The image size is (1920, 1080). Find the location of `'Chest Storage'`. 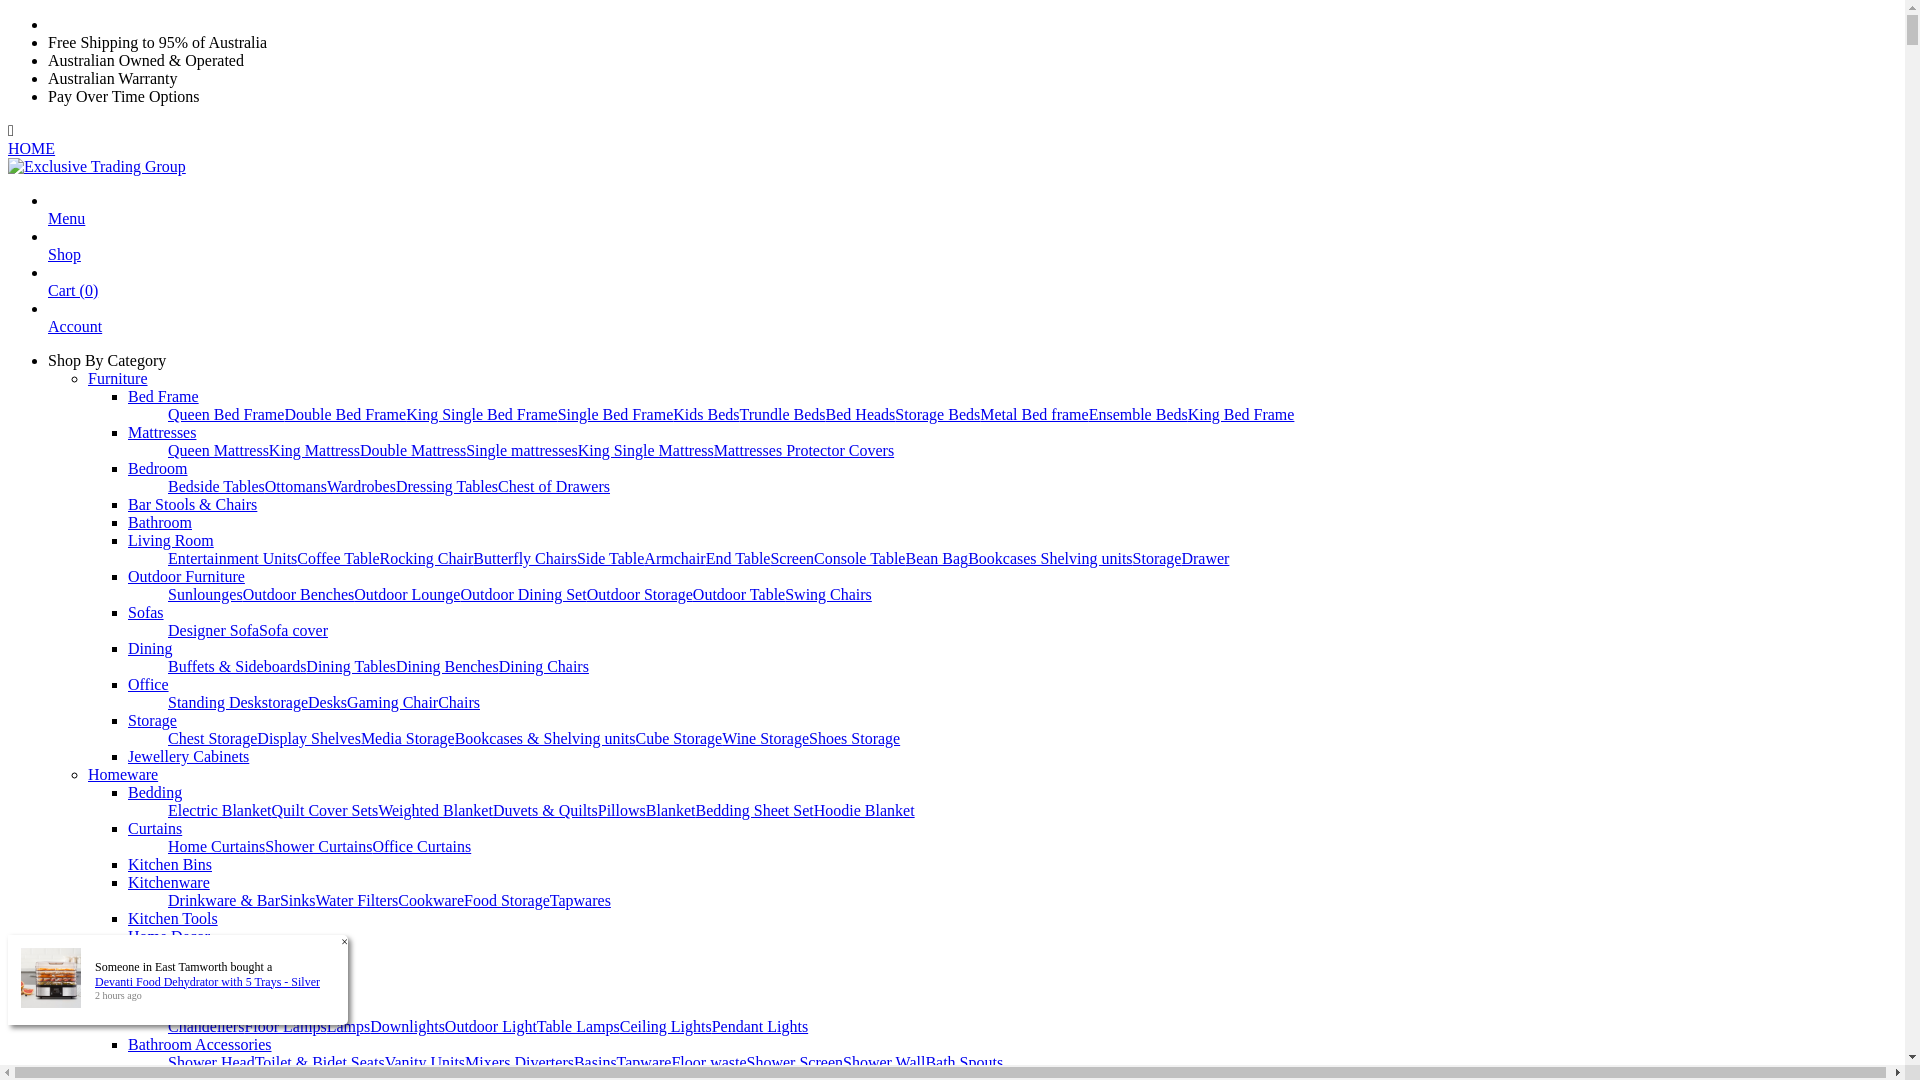

'Chest Storage' is located at coordinates (168, 738).